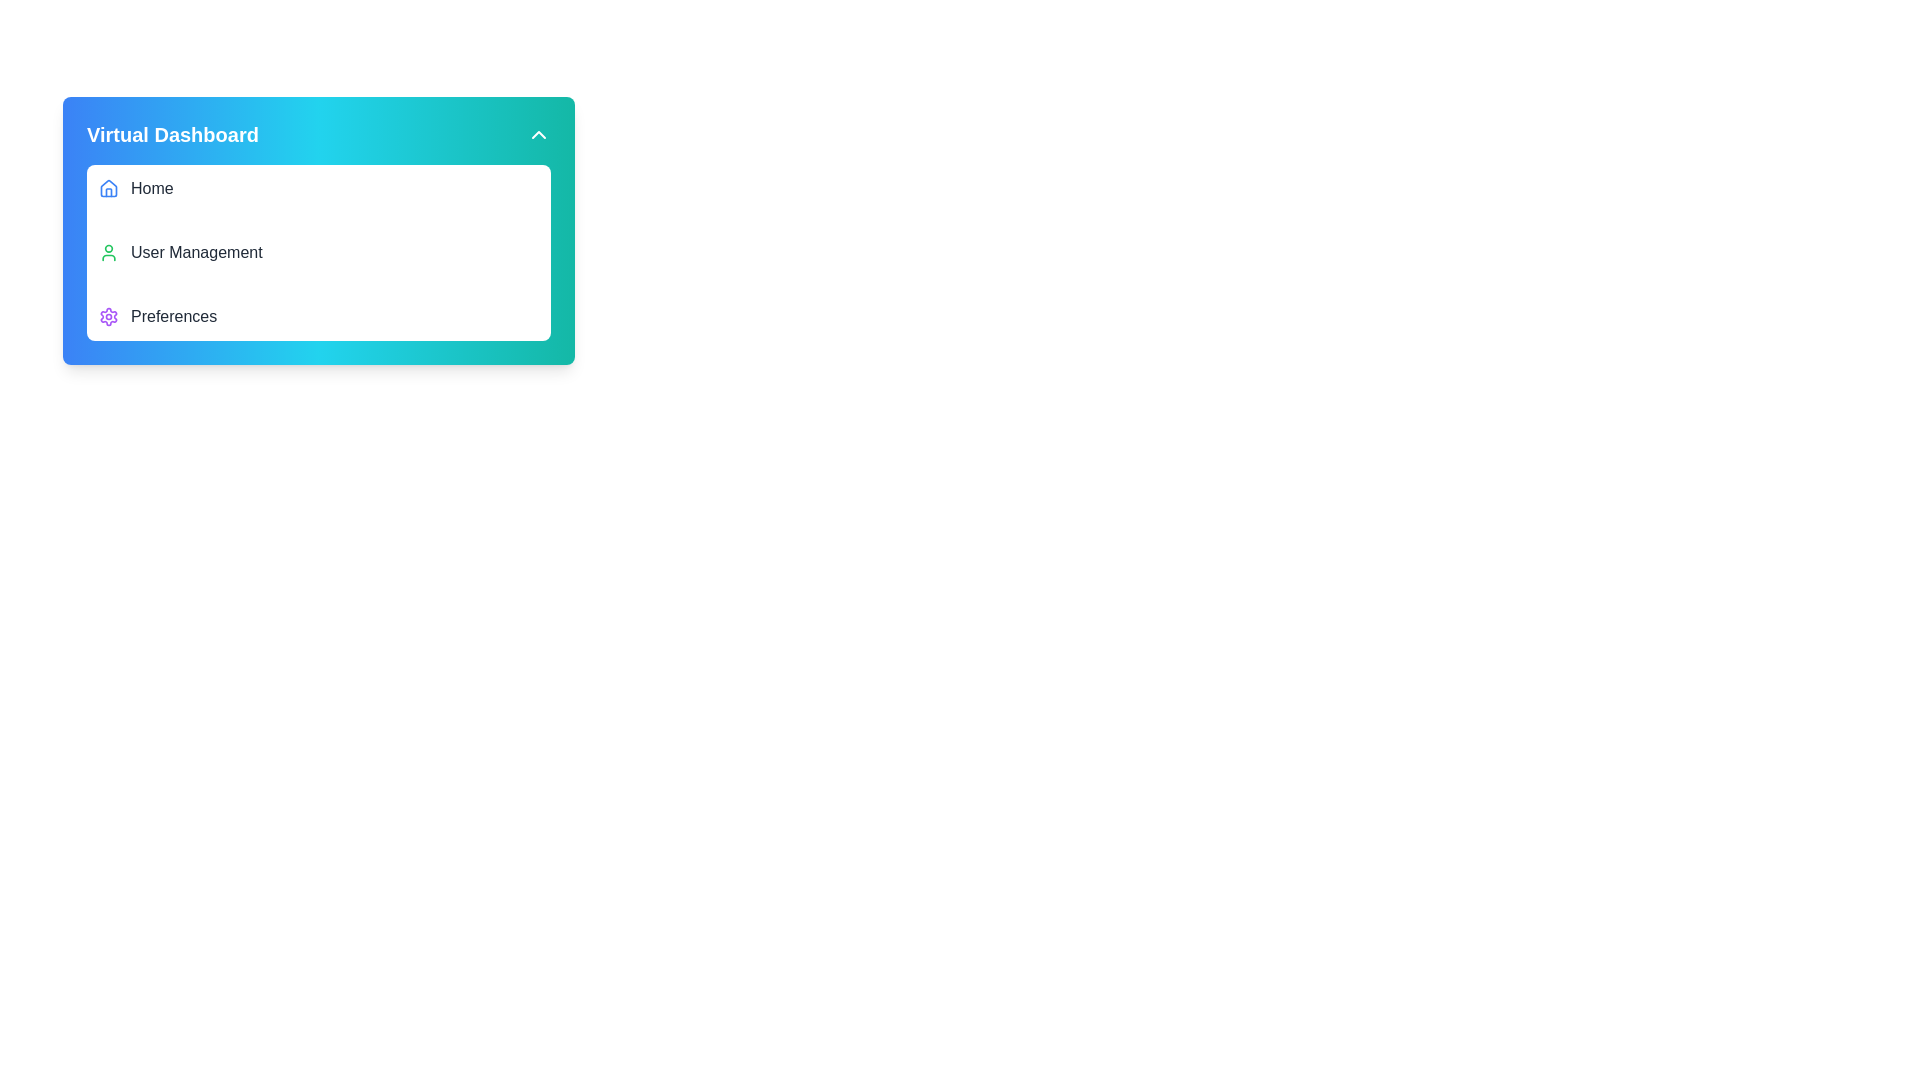  I want to click on the settings icon located to the left of the 'Preferences' label in the third item of the vertical list under the 'Virtual Dashboard' section, so click(108, 315).